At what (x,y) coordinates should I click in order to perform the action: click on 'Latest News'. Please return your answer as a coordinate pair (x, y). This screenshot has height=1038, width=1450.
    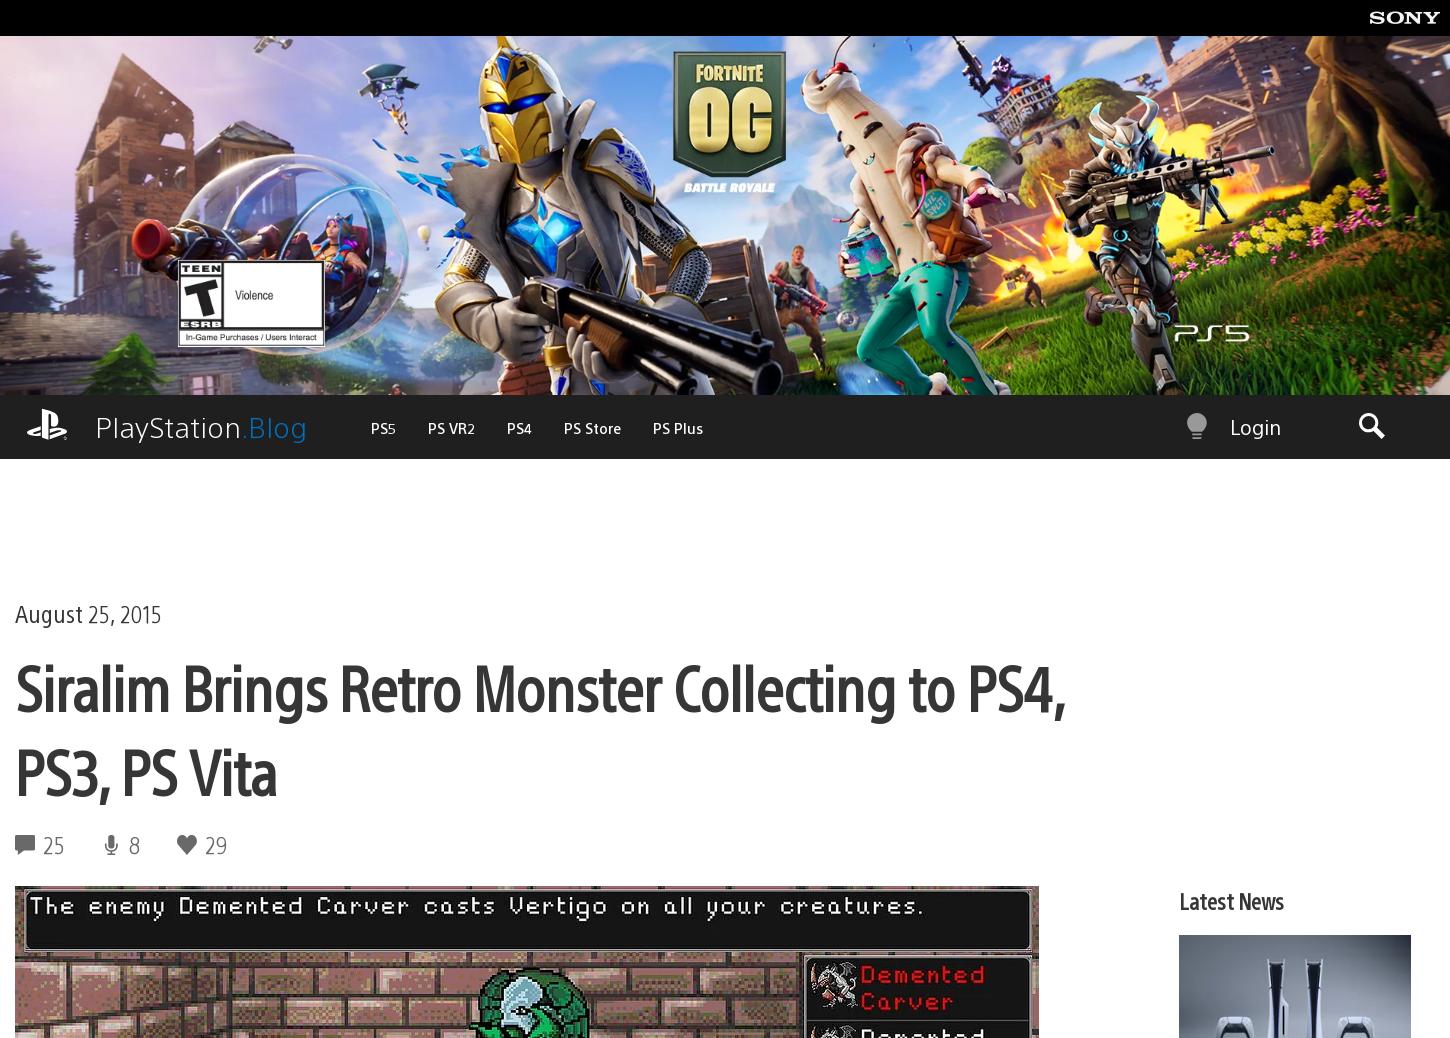
    Looking at the image, I should click on (1231, 867).